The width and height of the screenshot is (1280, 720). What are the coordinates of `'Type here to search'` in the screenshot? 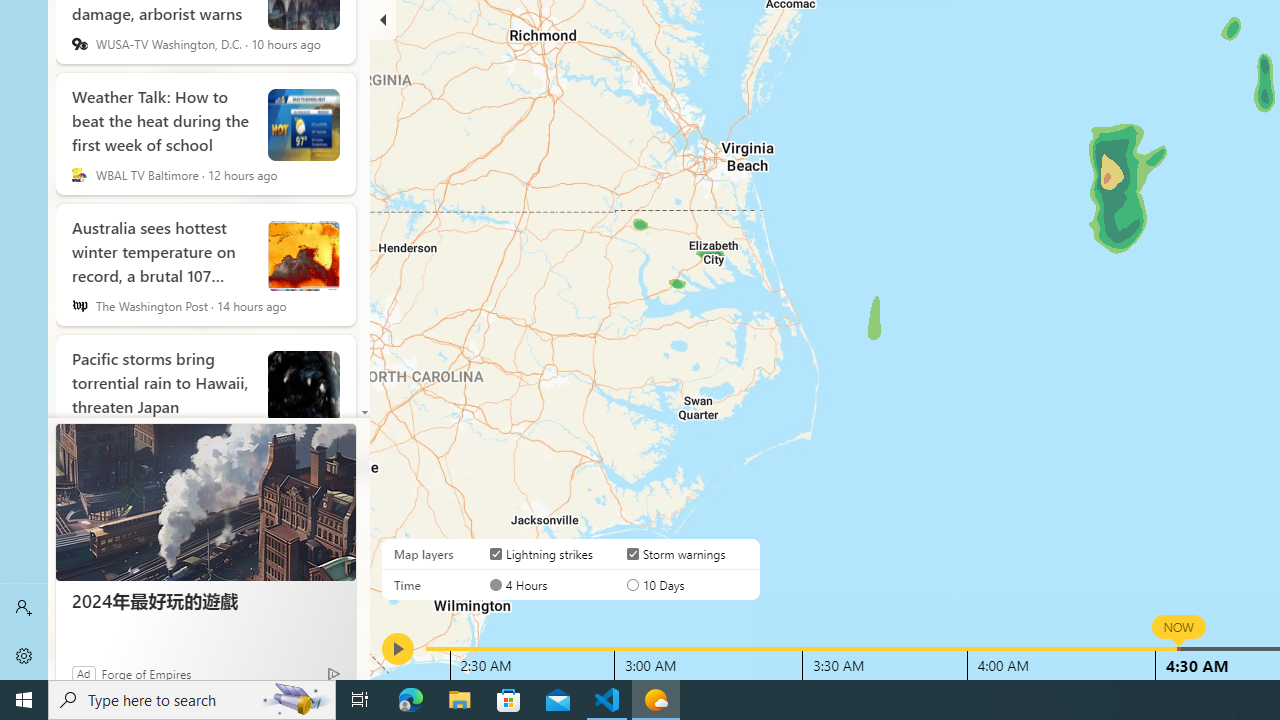 It's located at (192, 698).